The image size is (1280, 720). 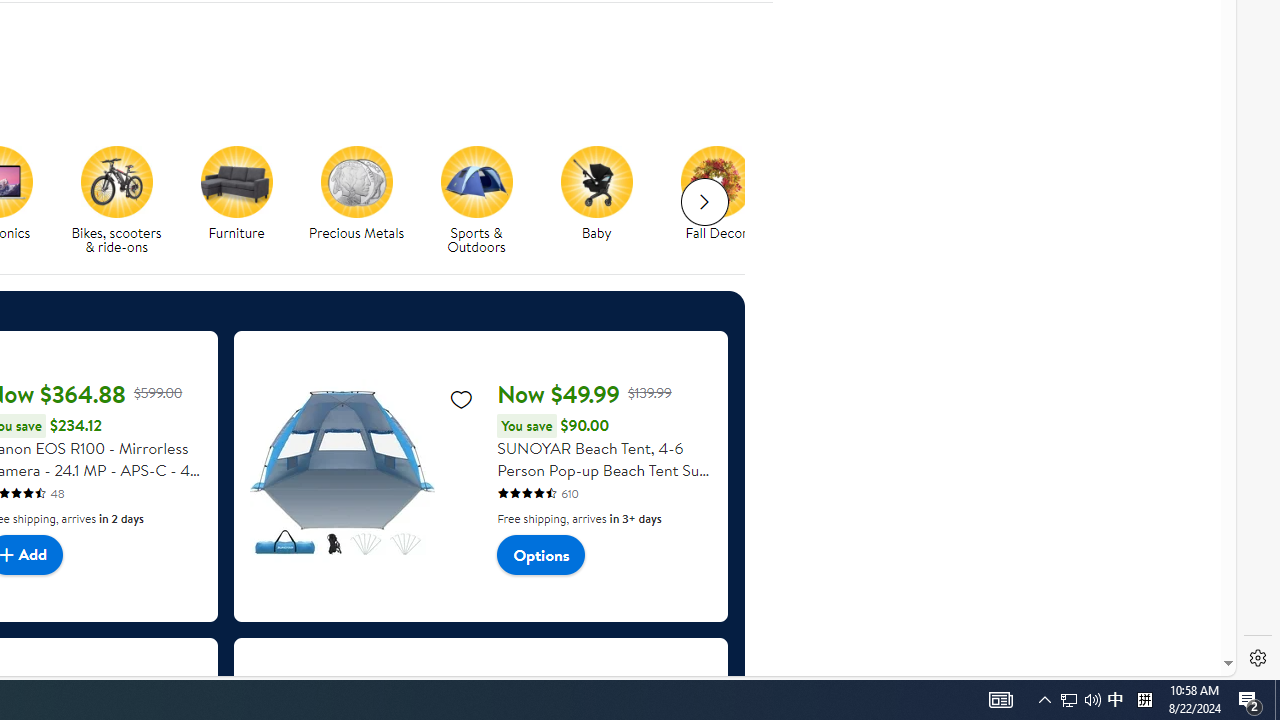 I want to click on 'Bikes, scooters & ride-ons', so click(x=123, y=201).